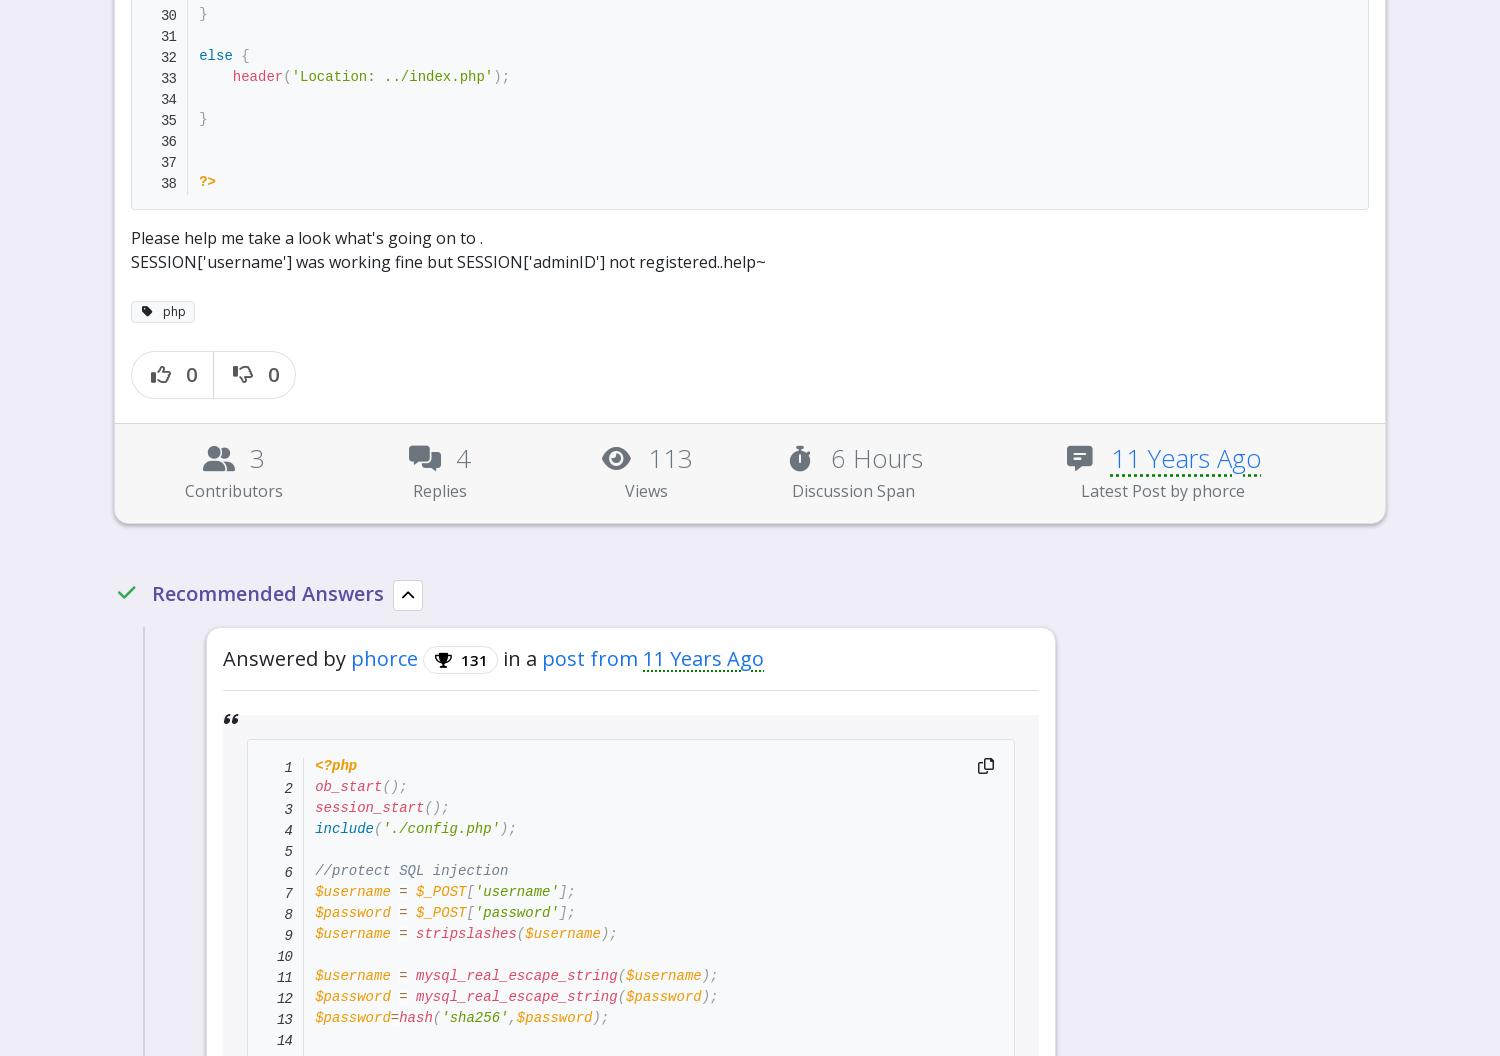  What do you see at coordinates (562, 841) in the screenshot?
I see `'We're a friendly, industry-focused community of developers, IT pros, digital marketers,
and technology enthusiasts meeting, networking, learning, and sharing knowledge.'` at bounding box center [562, 841].